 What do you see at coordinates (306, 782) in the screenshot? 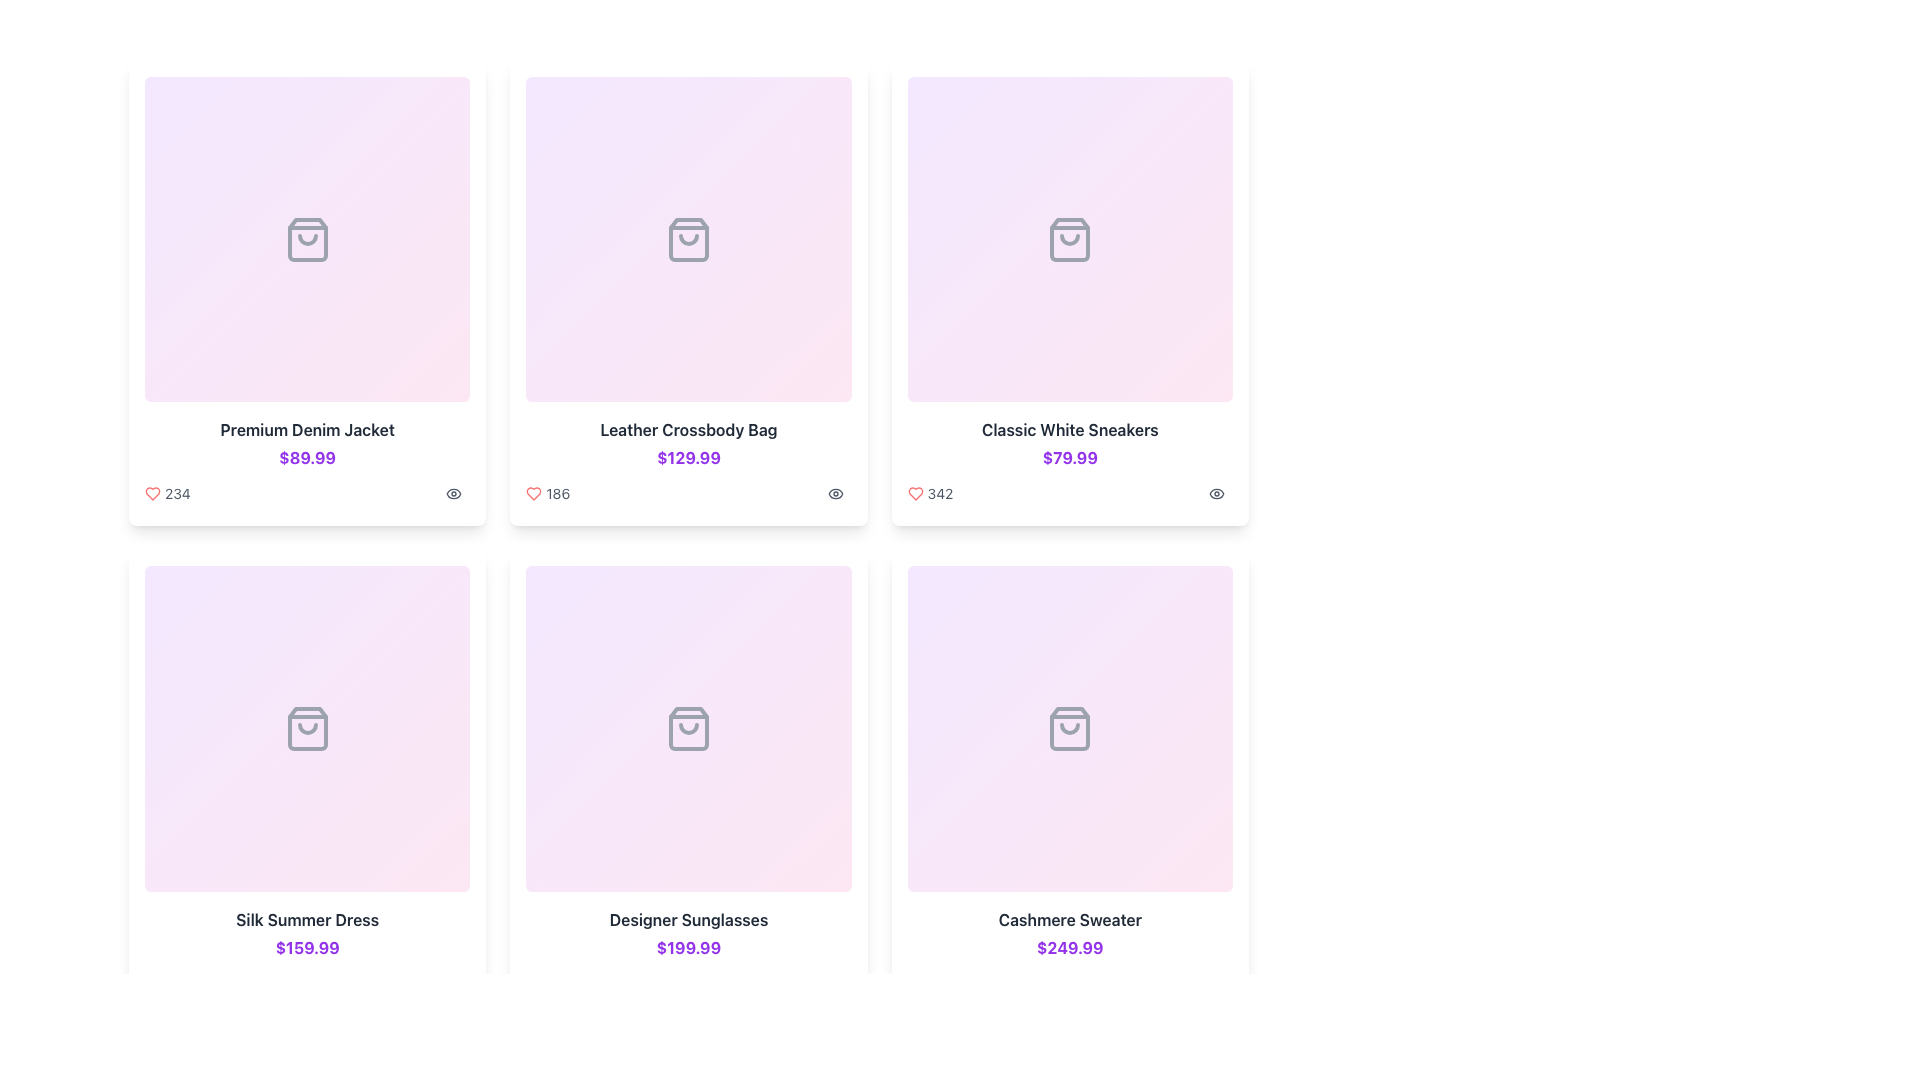
I see `the product showcase card for 'Silk Summer Dress' located in the second row, first column of the grid layout` at bounding box center [306, 782].